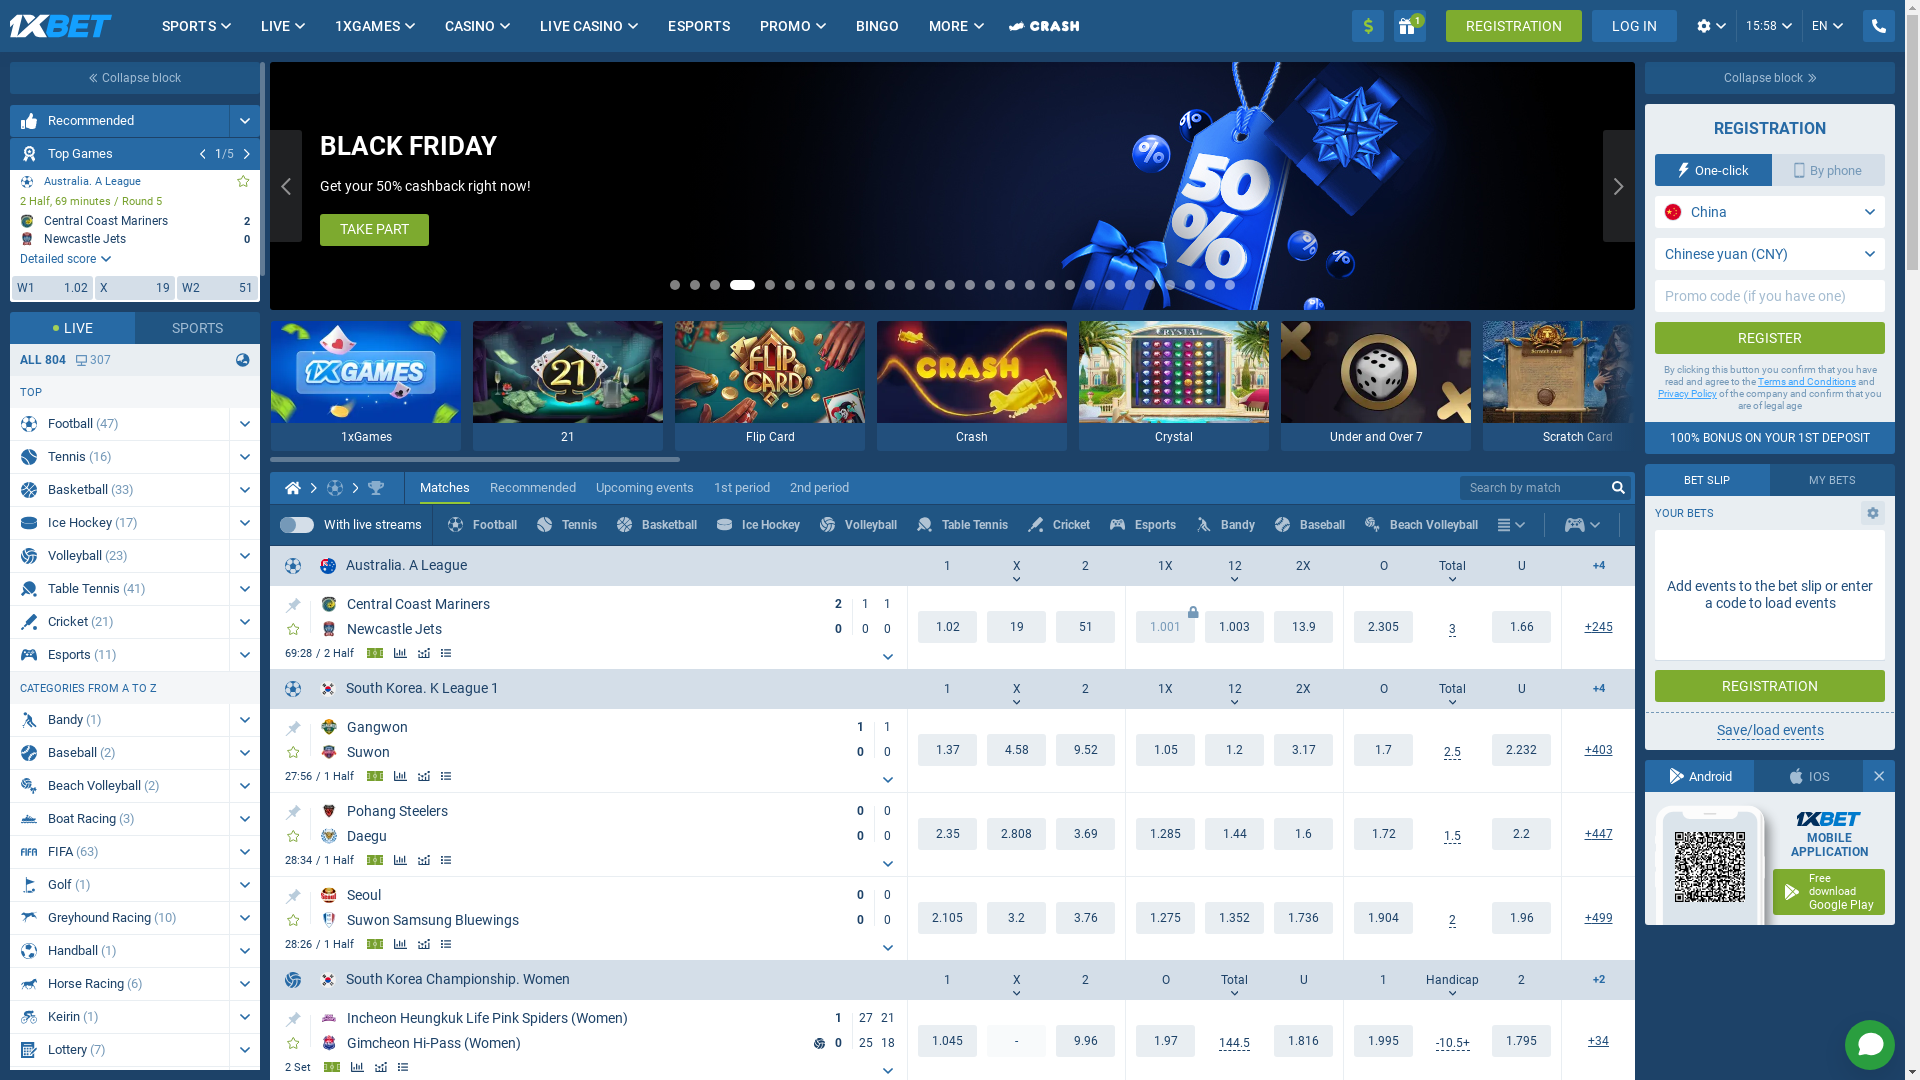 This screenshot has height=1080, width=1920. Describe the element at coordinates (1452, 836) in the screenshot. I see `'1.5'` at that location.